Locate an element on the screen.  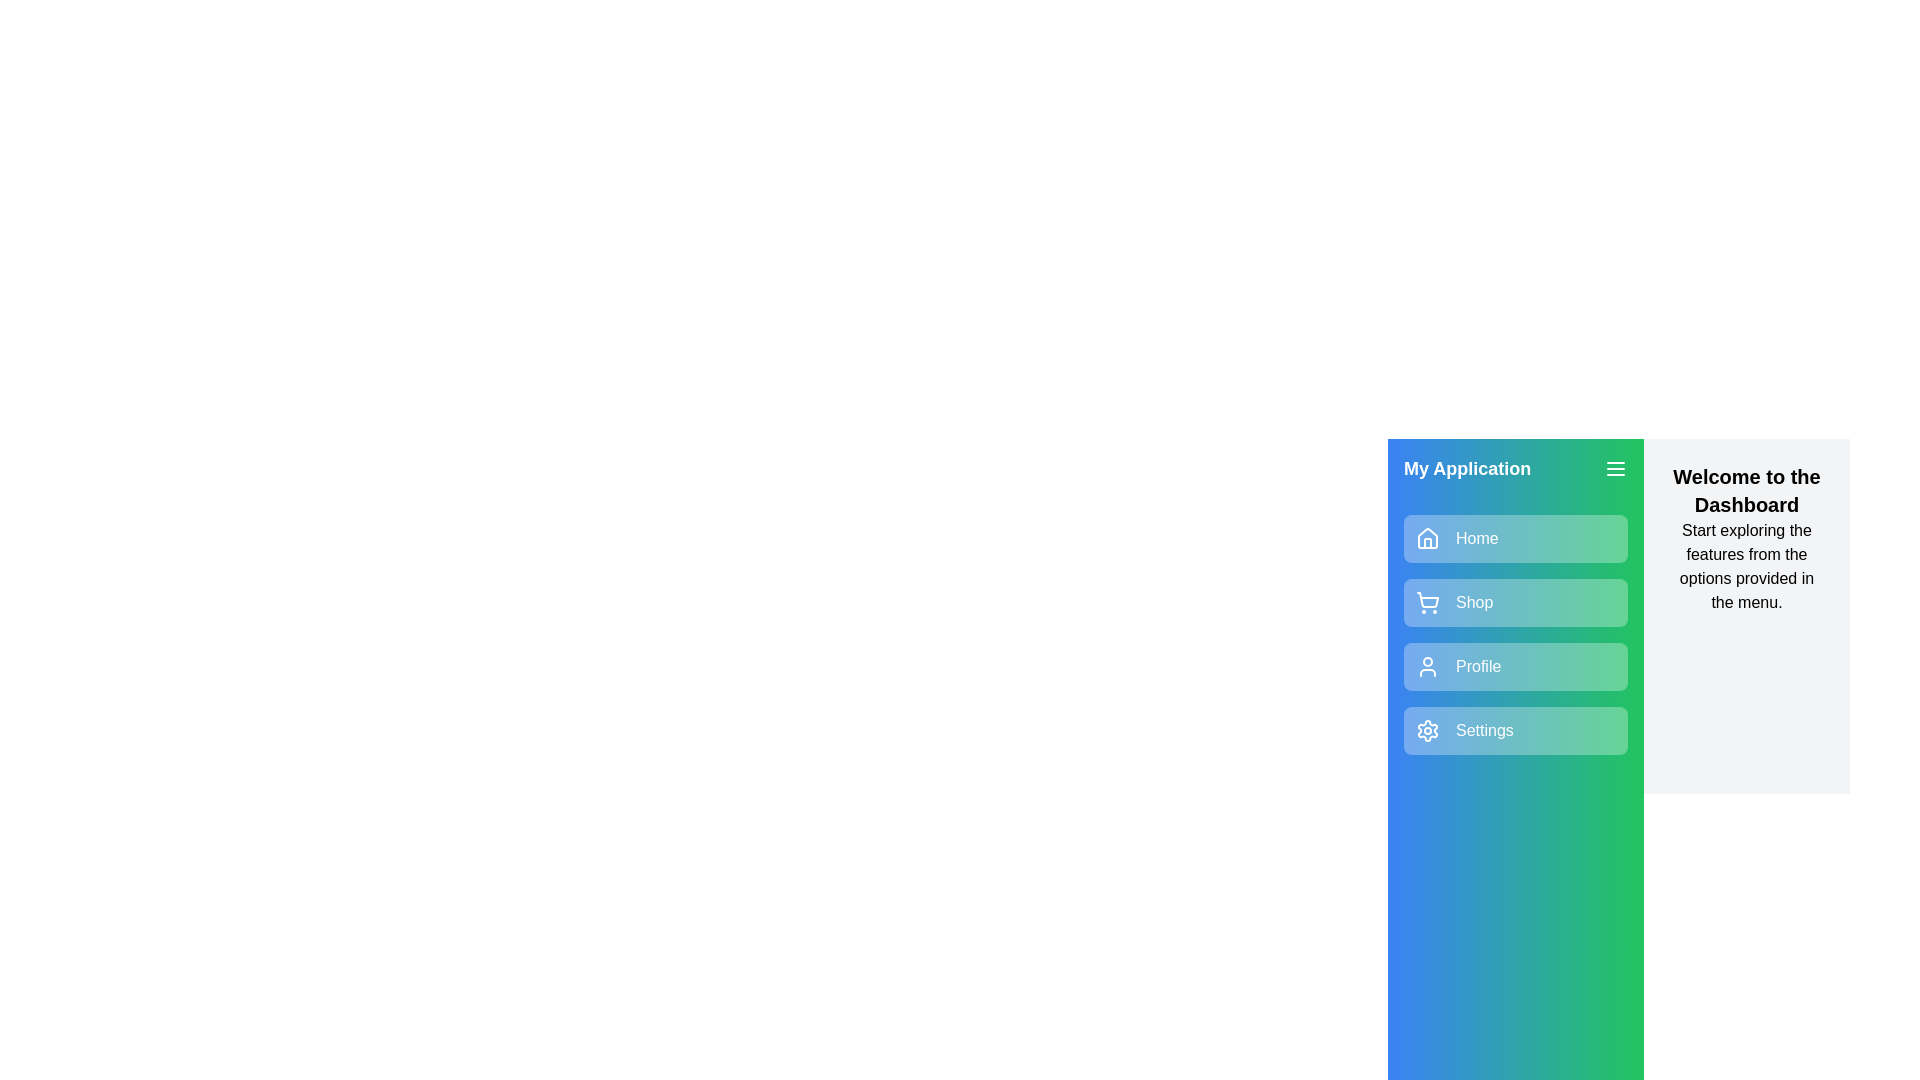
the menu item corresponding to Home is located at coordinates (1516, 538).